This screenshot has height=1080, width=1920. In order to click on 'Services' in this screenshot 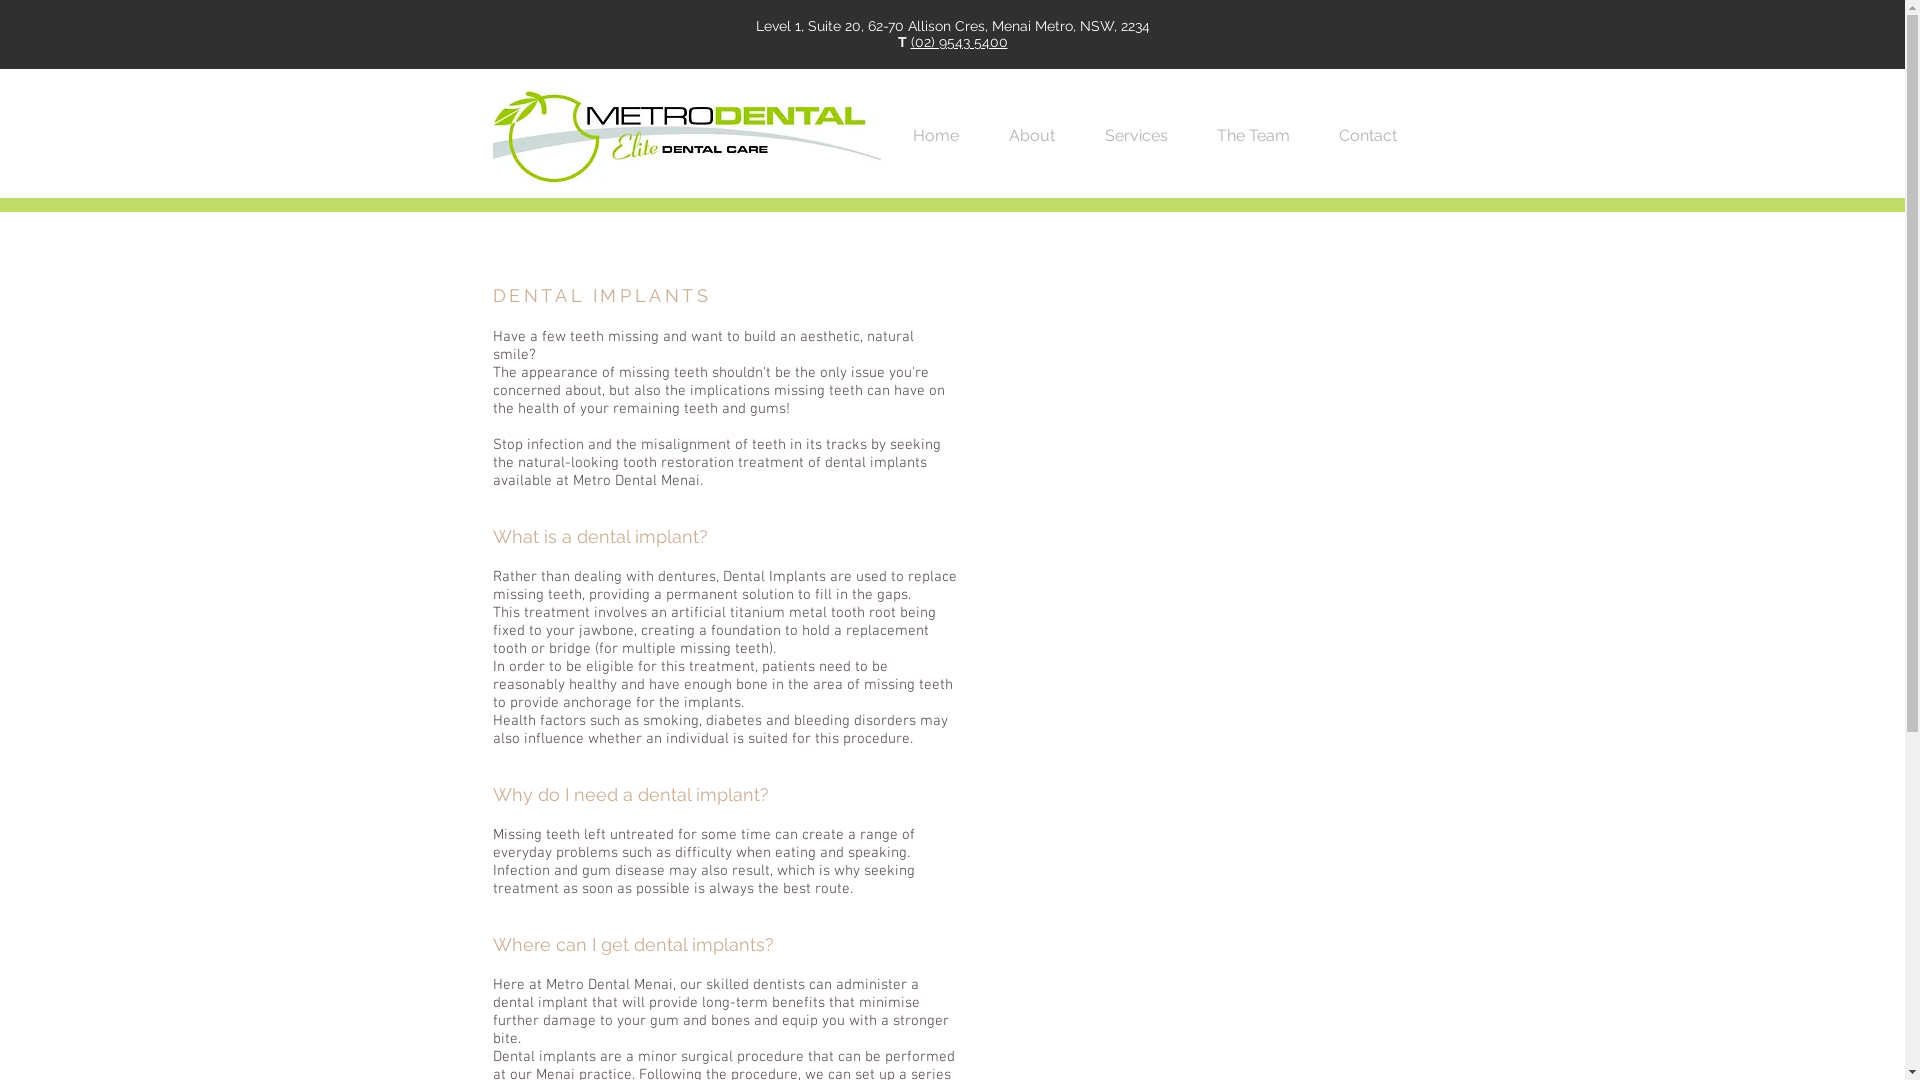, I will do `click(1093, 135)`.